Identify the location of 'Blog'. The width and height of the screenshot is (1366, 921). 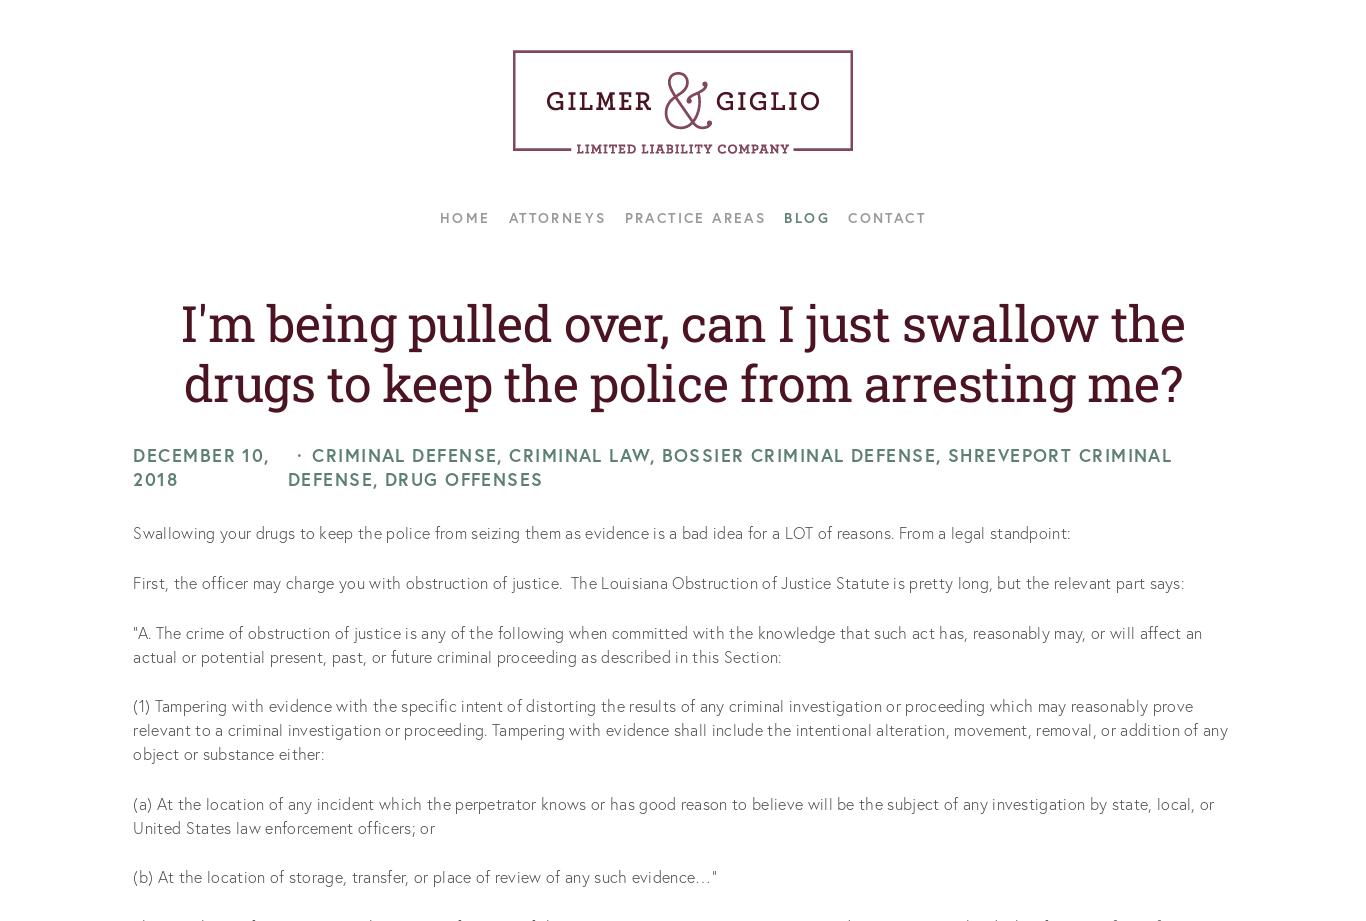
(805, 216).